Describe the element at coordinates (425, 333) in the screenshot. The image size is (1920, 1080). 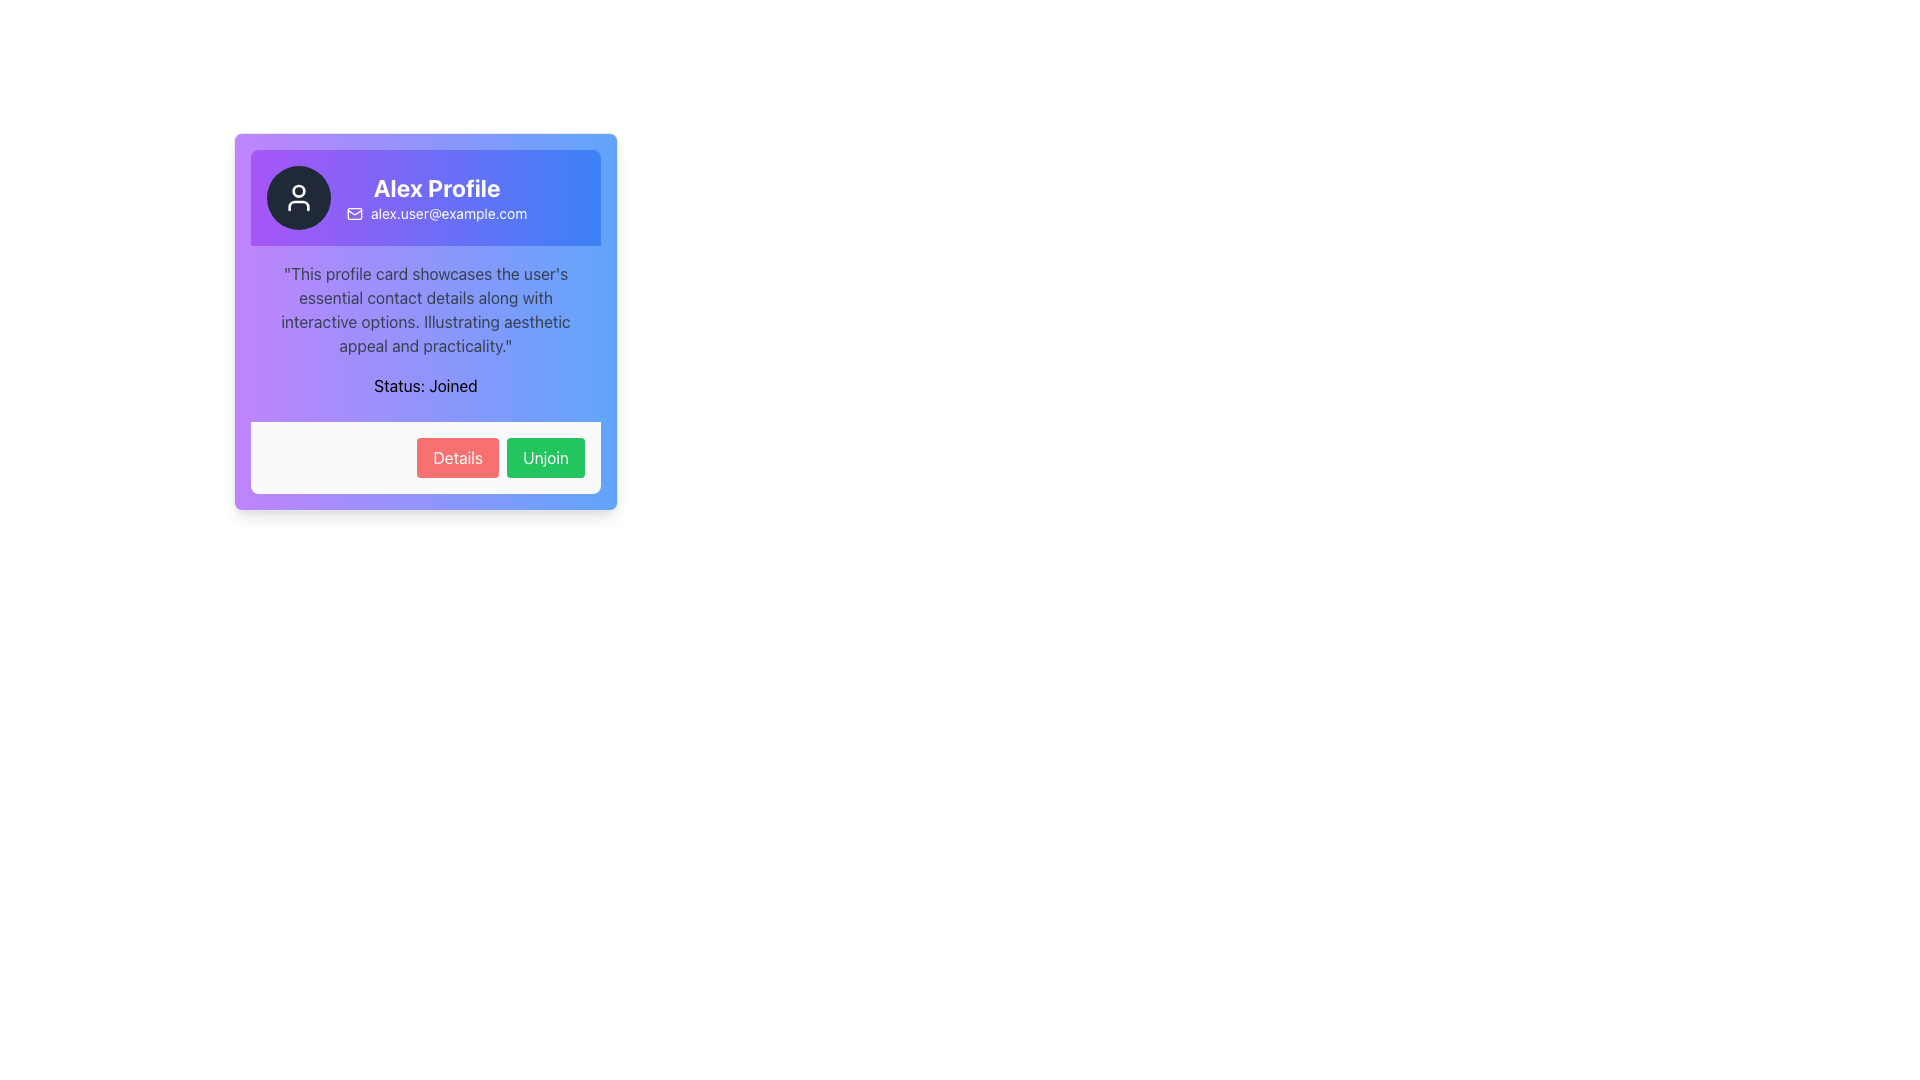
I see `descriptive information displayed in the informational label located below the user's name and email address, and above the 'Details' and 'Unjoin' buttons on the profile card` at that location.